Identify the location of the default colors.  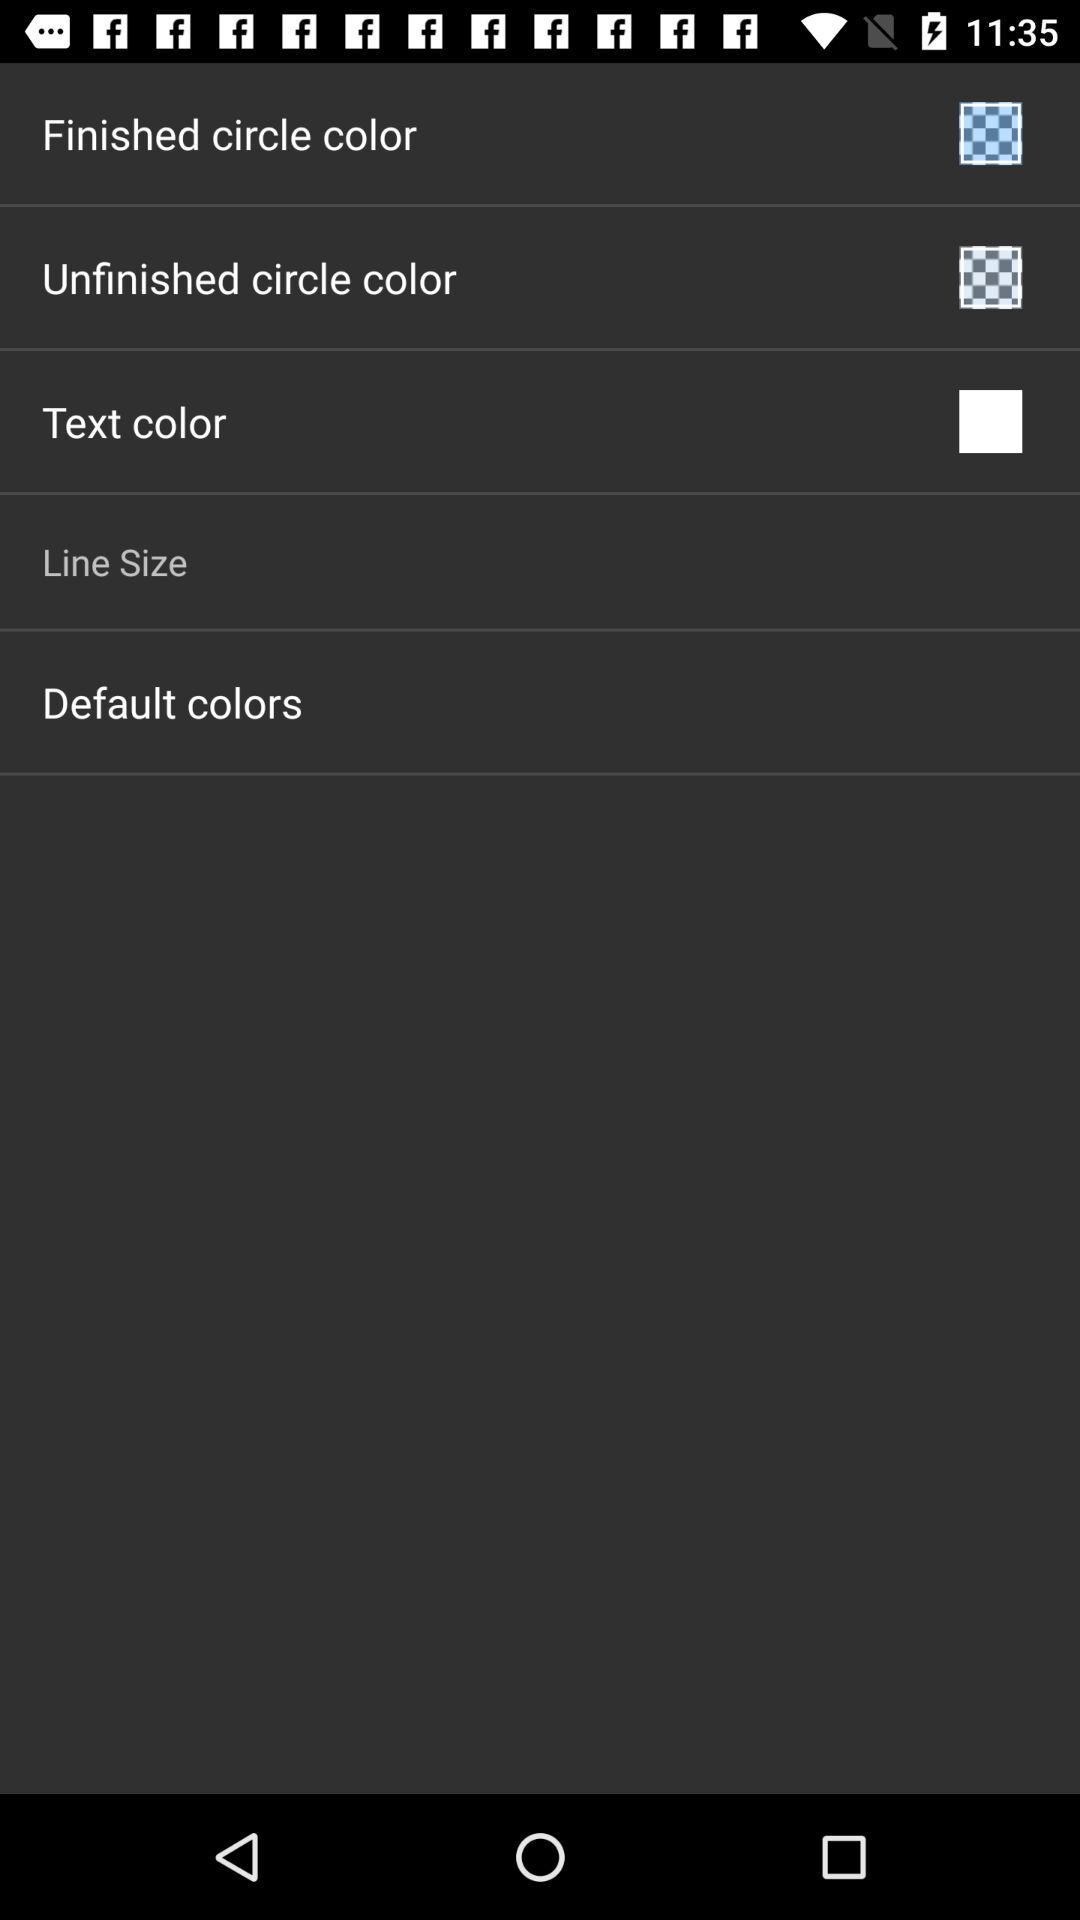
(171, 701).